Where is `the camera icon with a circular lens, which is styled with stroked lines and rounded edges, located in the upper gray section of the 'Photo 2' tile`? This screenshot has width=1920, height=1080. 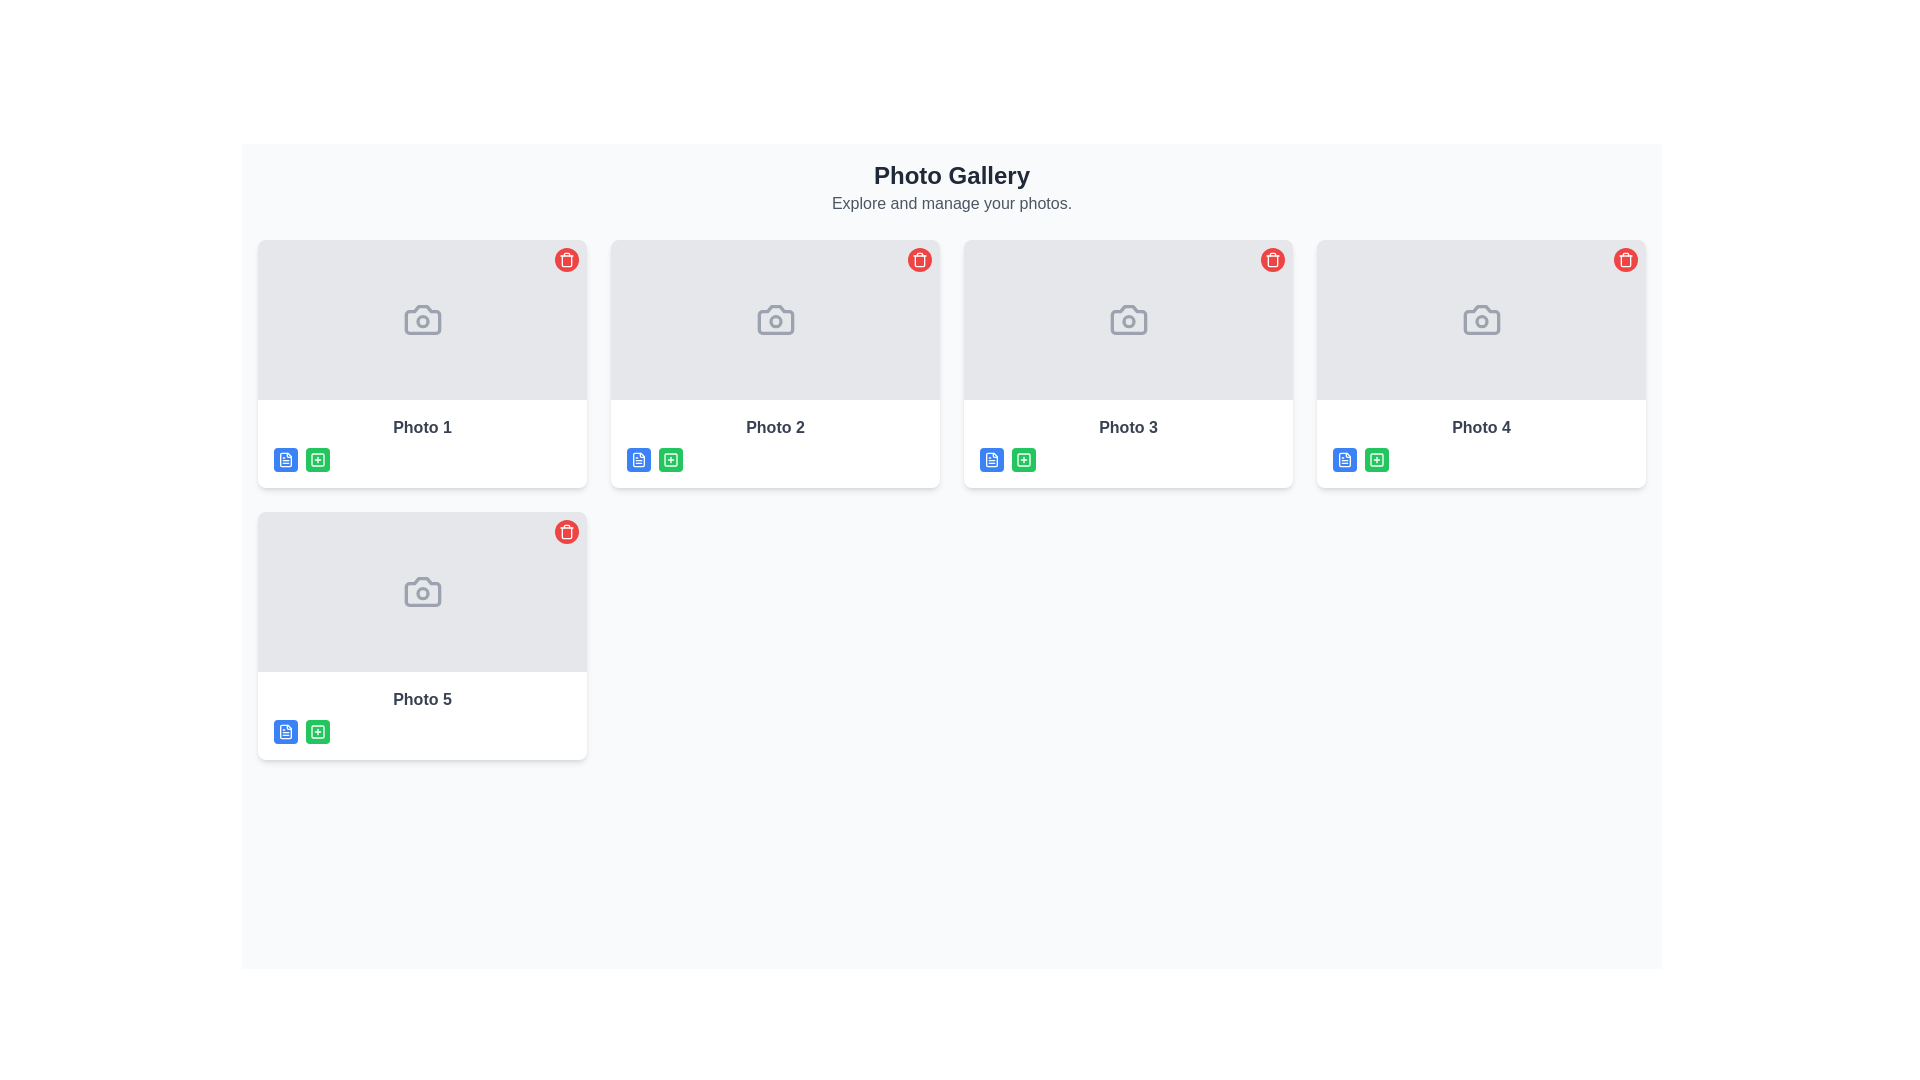
the camera icon with a circular lens, which is styled with stroked lines and rounded edges, located in the upper gray section of the 'Photo 2' tile is located at coordinates (774, 319).